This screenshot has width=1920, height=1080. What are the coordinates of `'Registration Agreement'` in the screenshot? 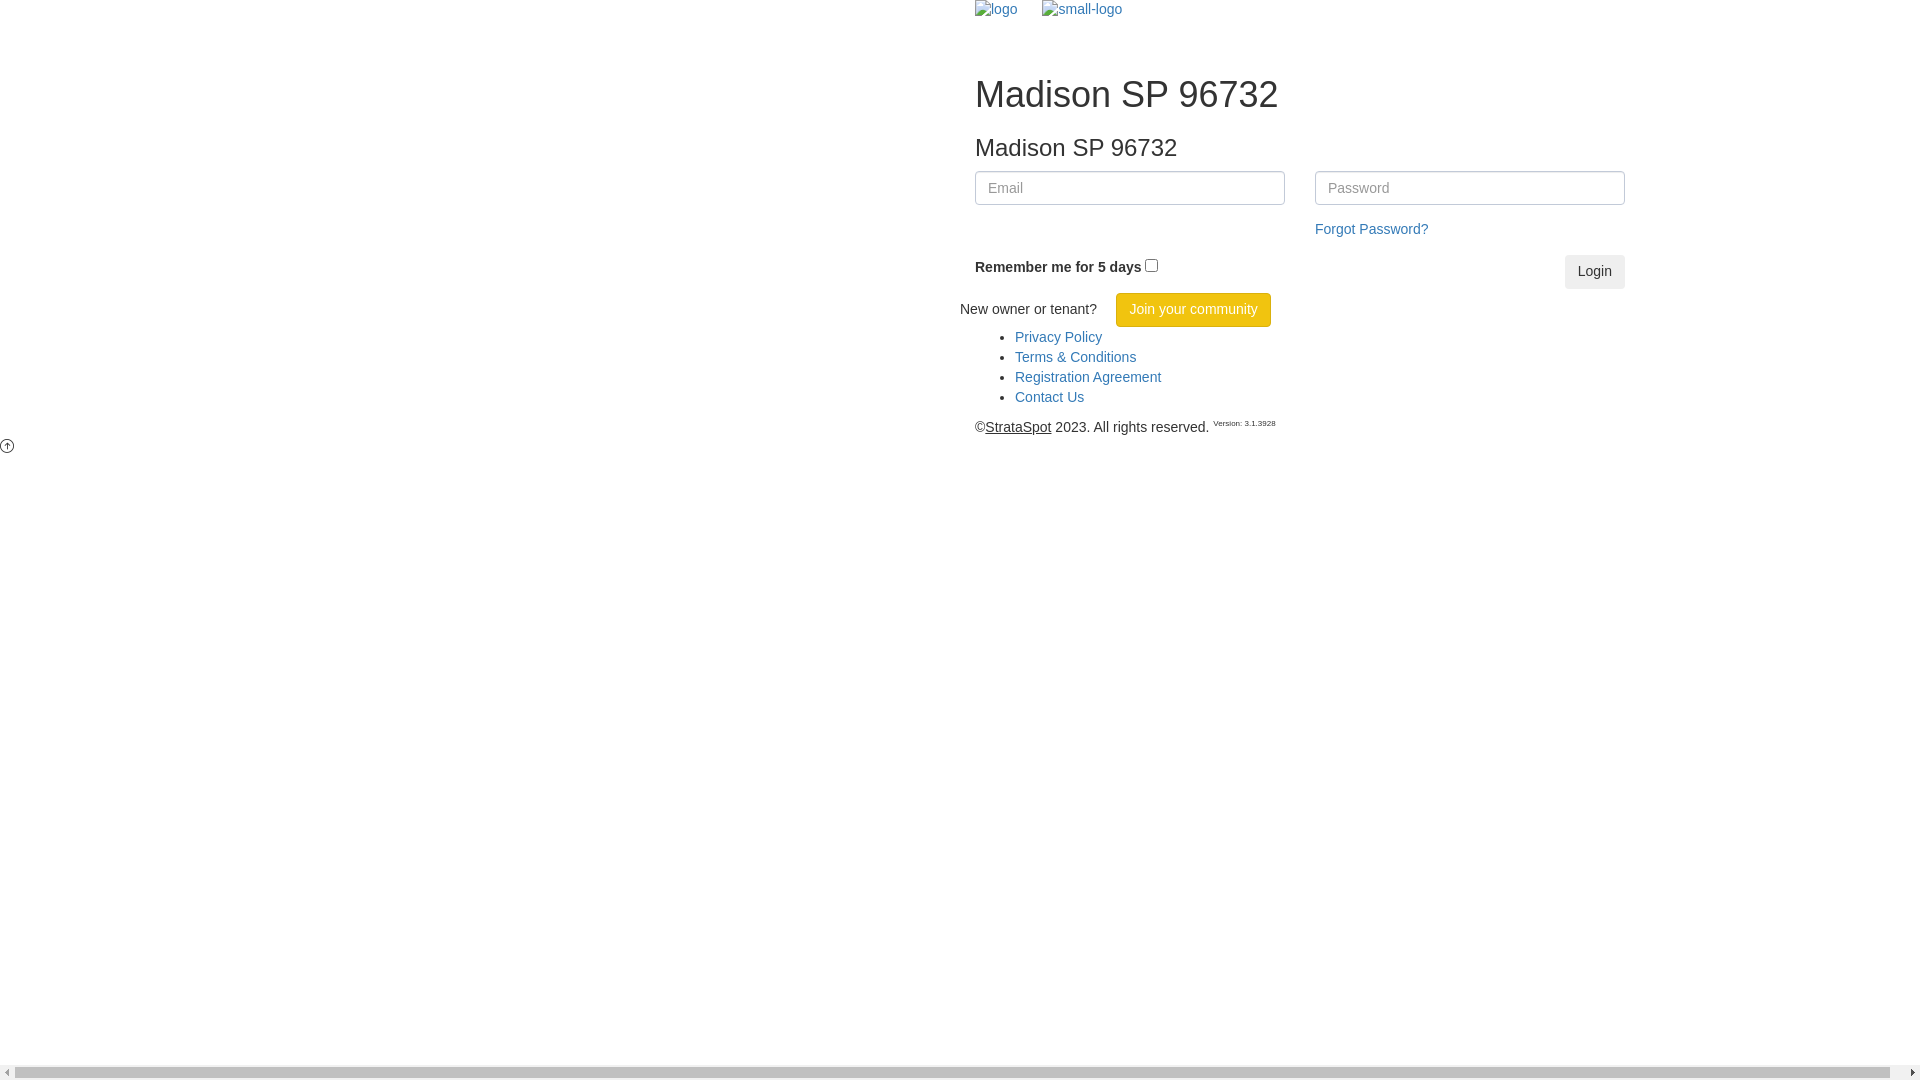 It's located at (1087, 377).